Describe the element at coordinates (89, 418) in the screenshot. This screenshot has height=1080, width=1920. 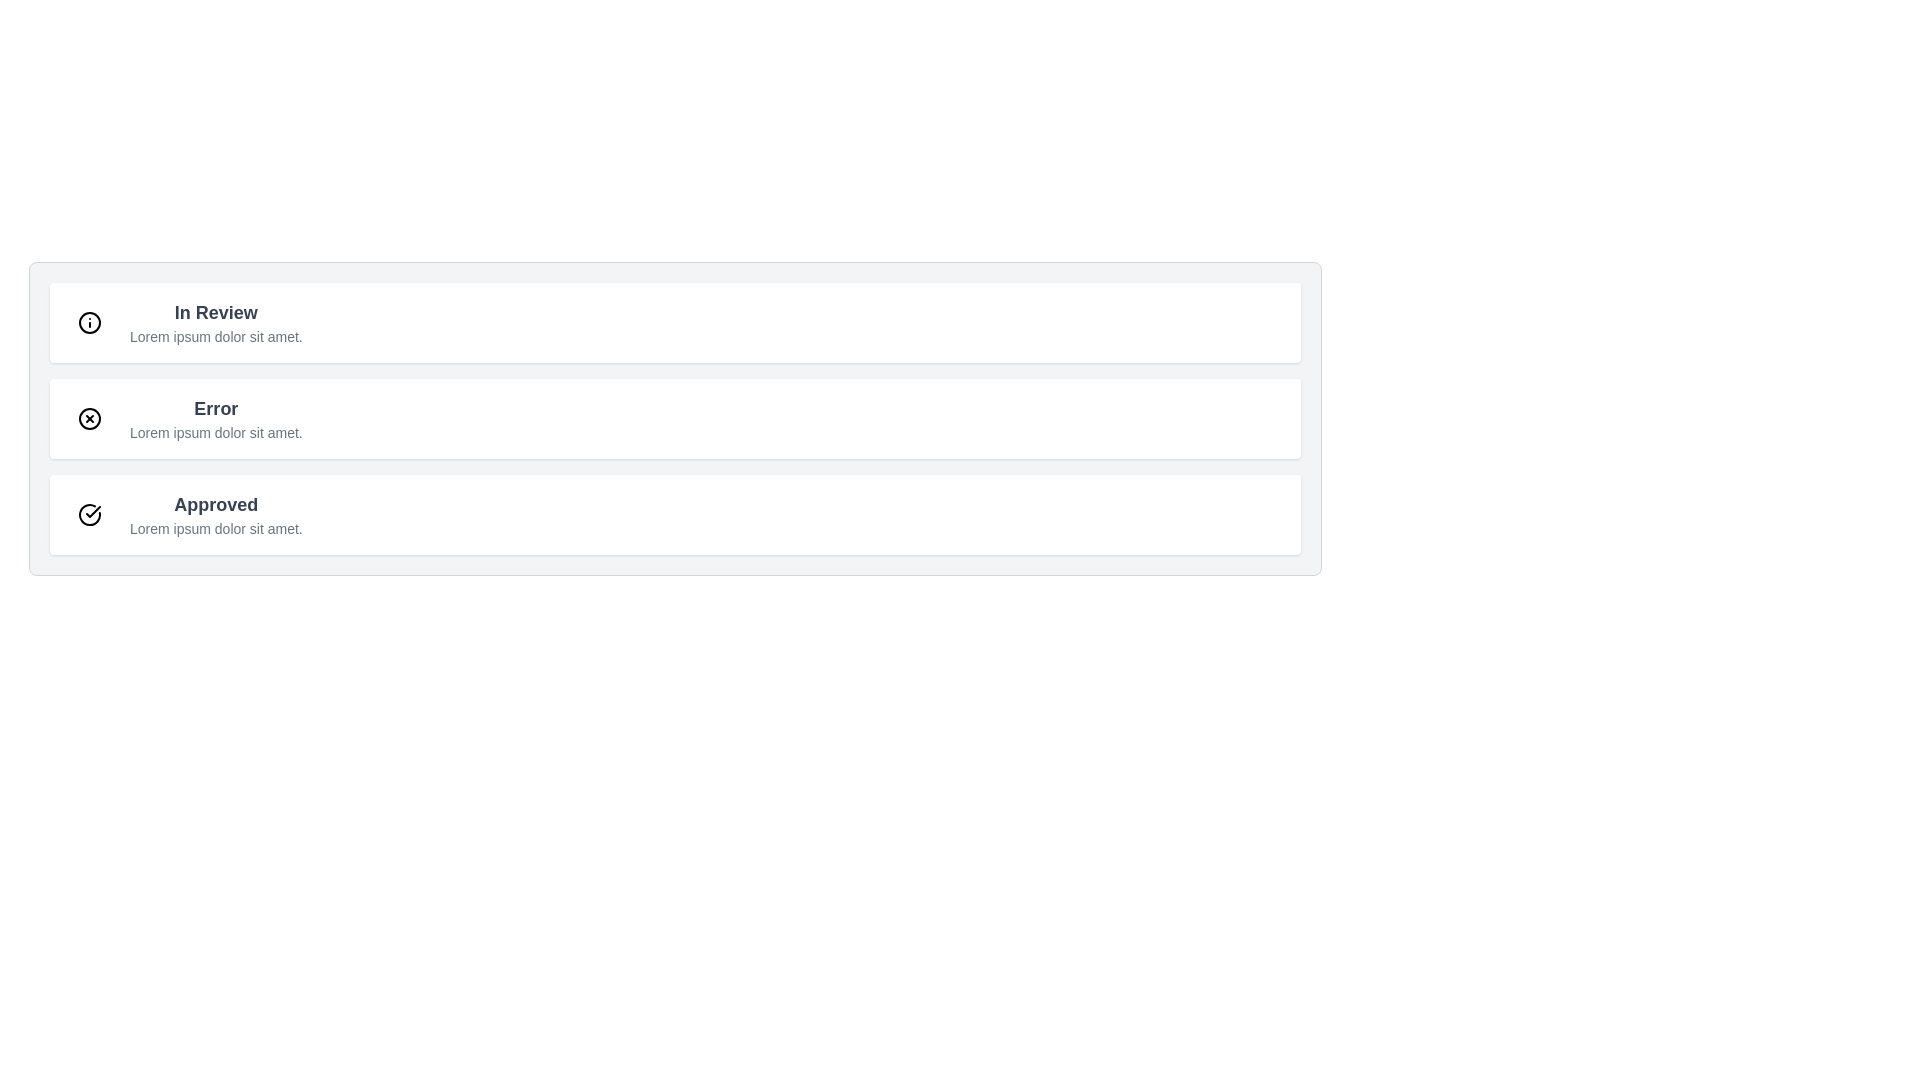
I see `the red circular icon with a white 'X' that represents an error or closure operation, located in the second row of the vertically stacked list labeled 'Error'` at that location.